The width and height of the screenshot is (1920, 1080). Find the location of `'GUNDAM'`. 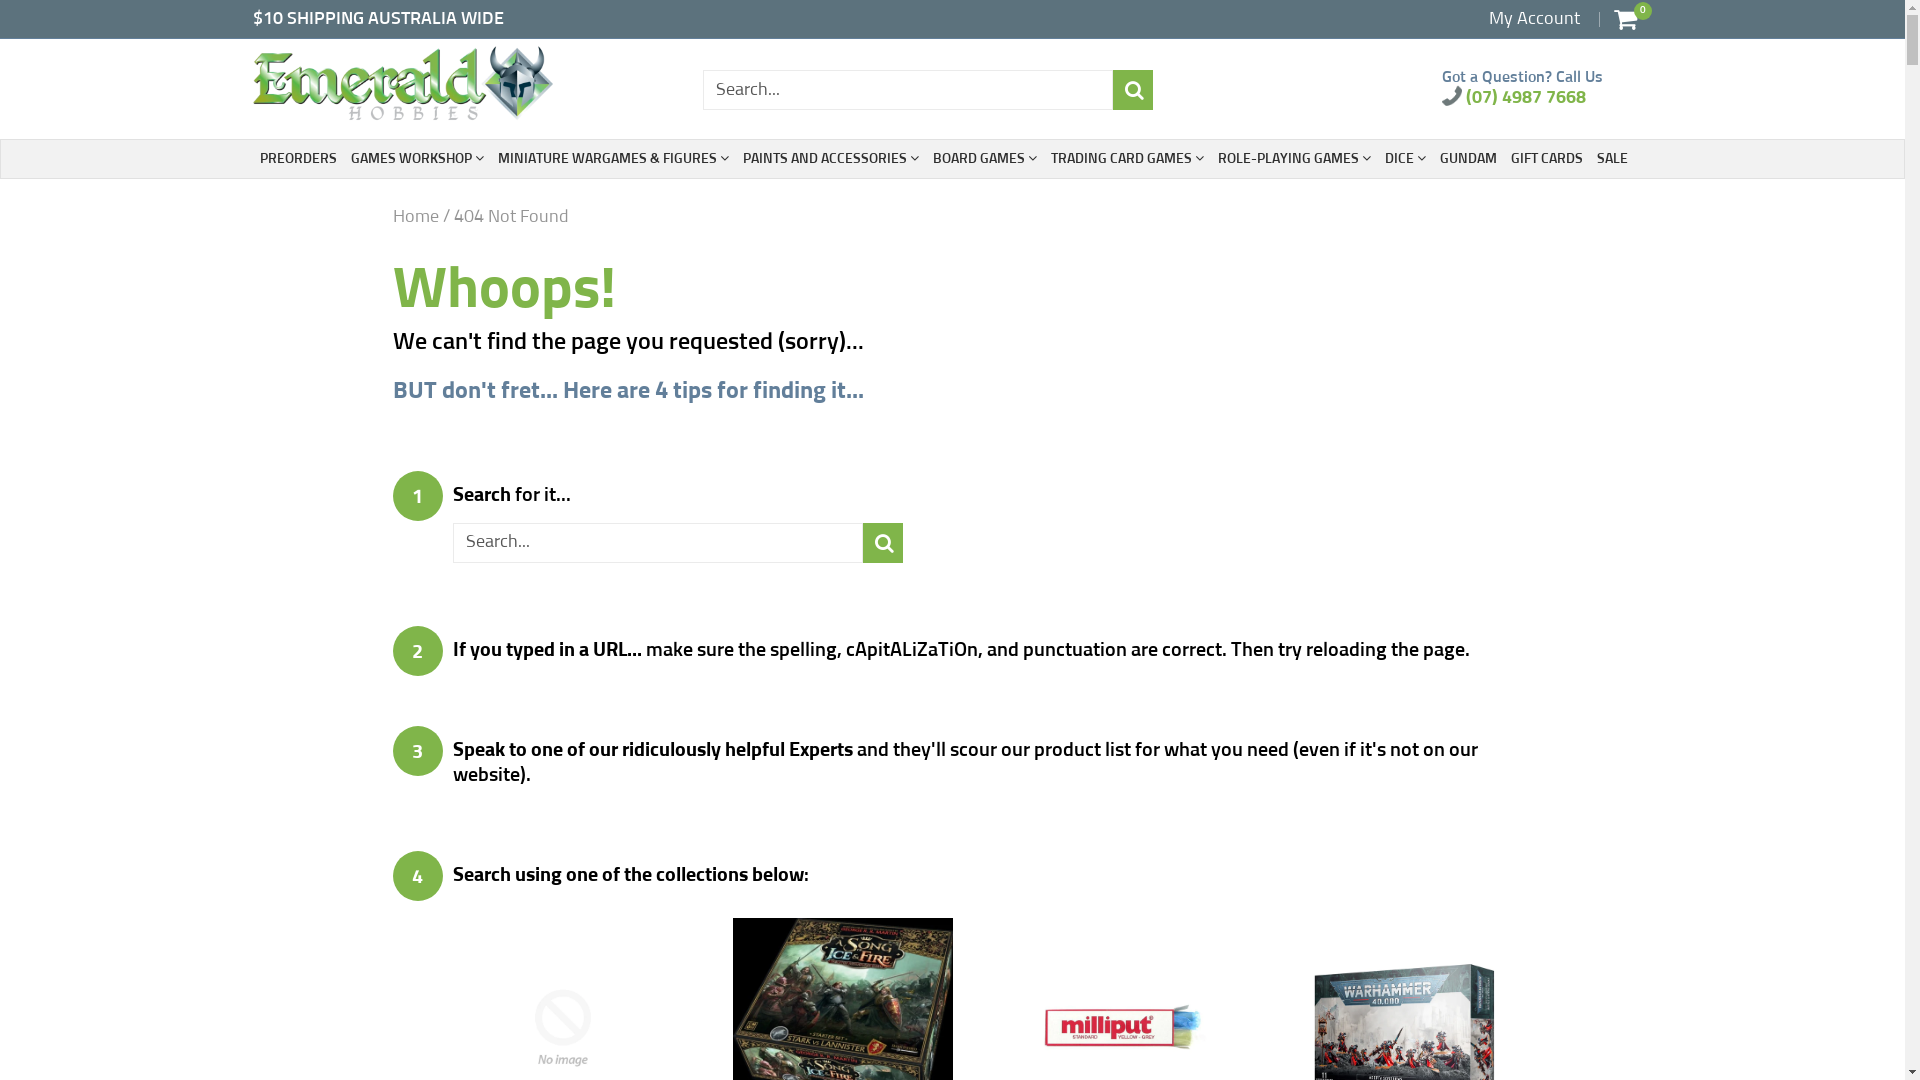

'GUNDAM' is located at coordinates (1468, 157).